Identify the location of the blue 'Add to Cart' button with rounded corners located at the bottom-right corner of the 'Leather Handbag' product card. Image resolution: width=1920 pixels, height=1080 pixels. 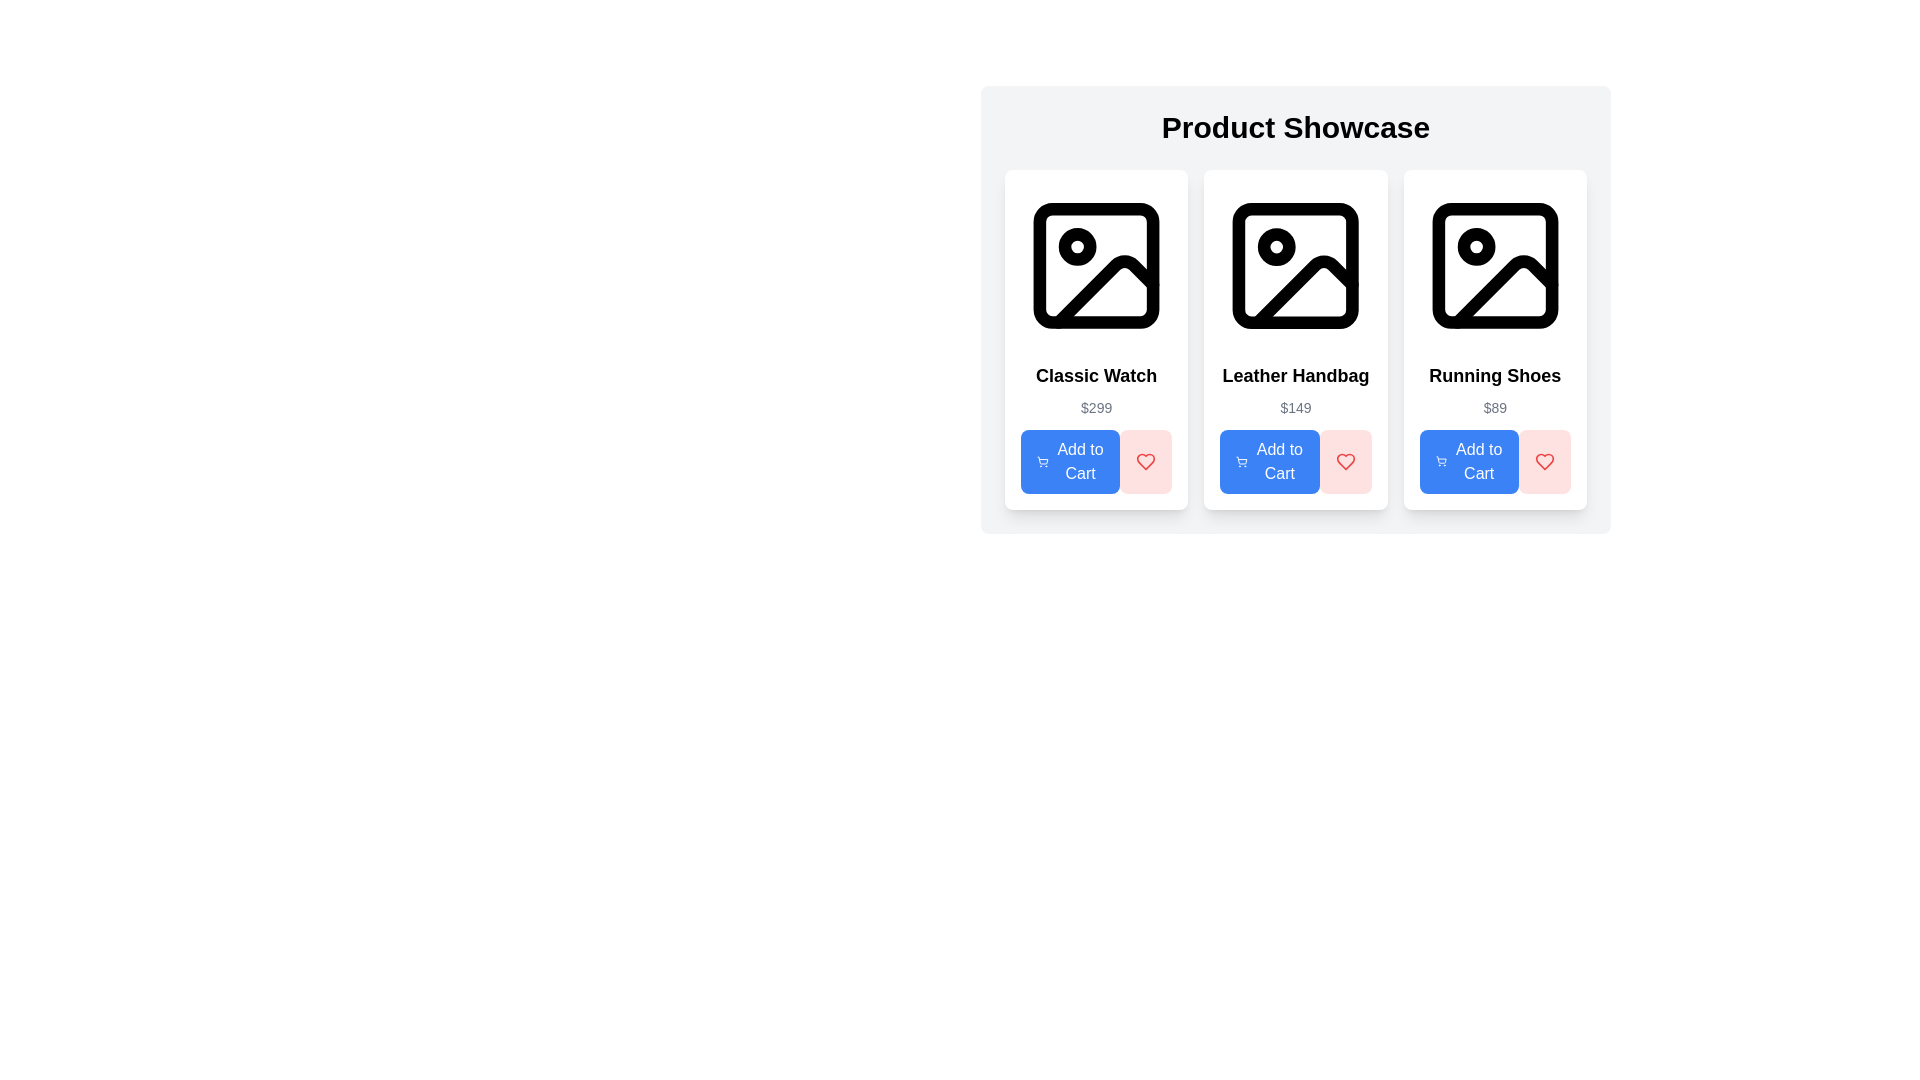
(1296, 462).